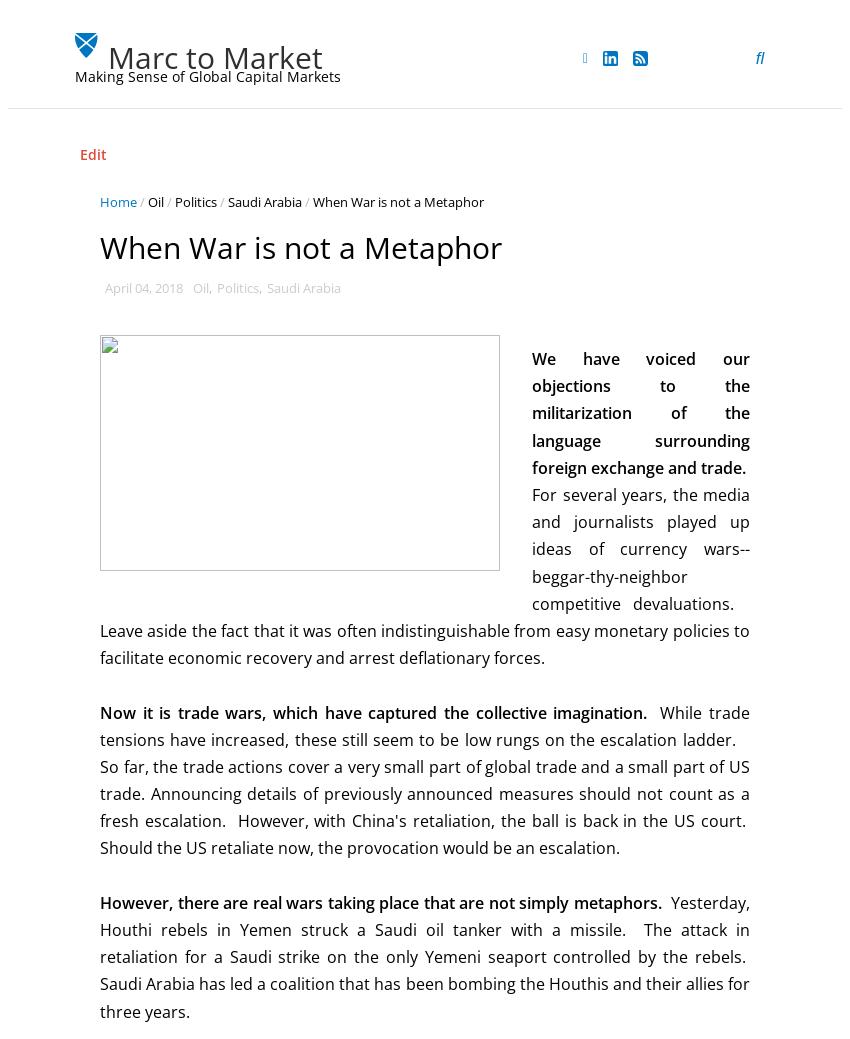  Describe the element at coordinates (379, 901) in the screenshot. I see `'However, there are real wars taking place that are not simply metaphors.'` at that location.